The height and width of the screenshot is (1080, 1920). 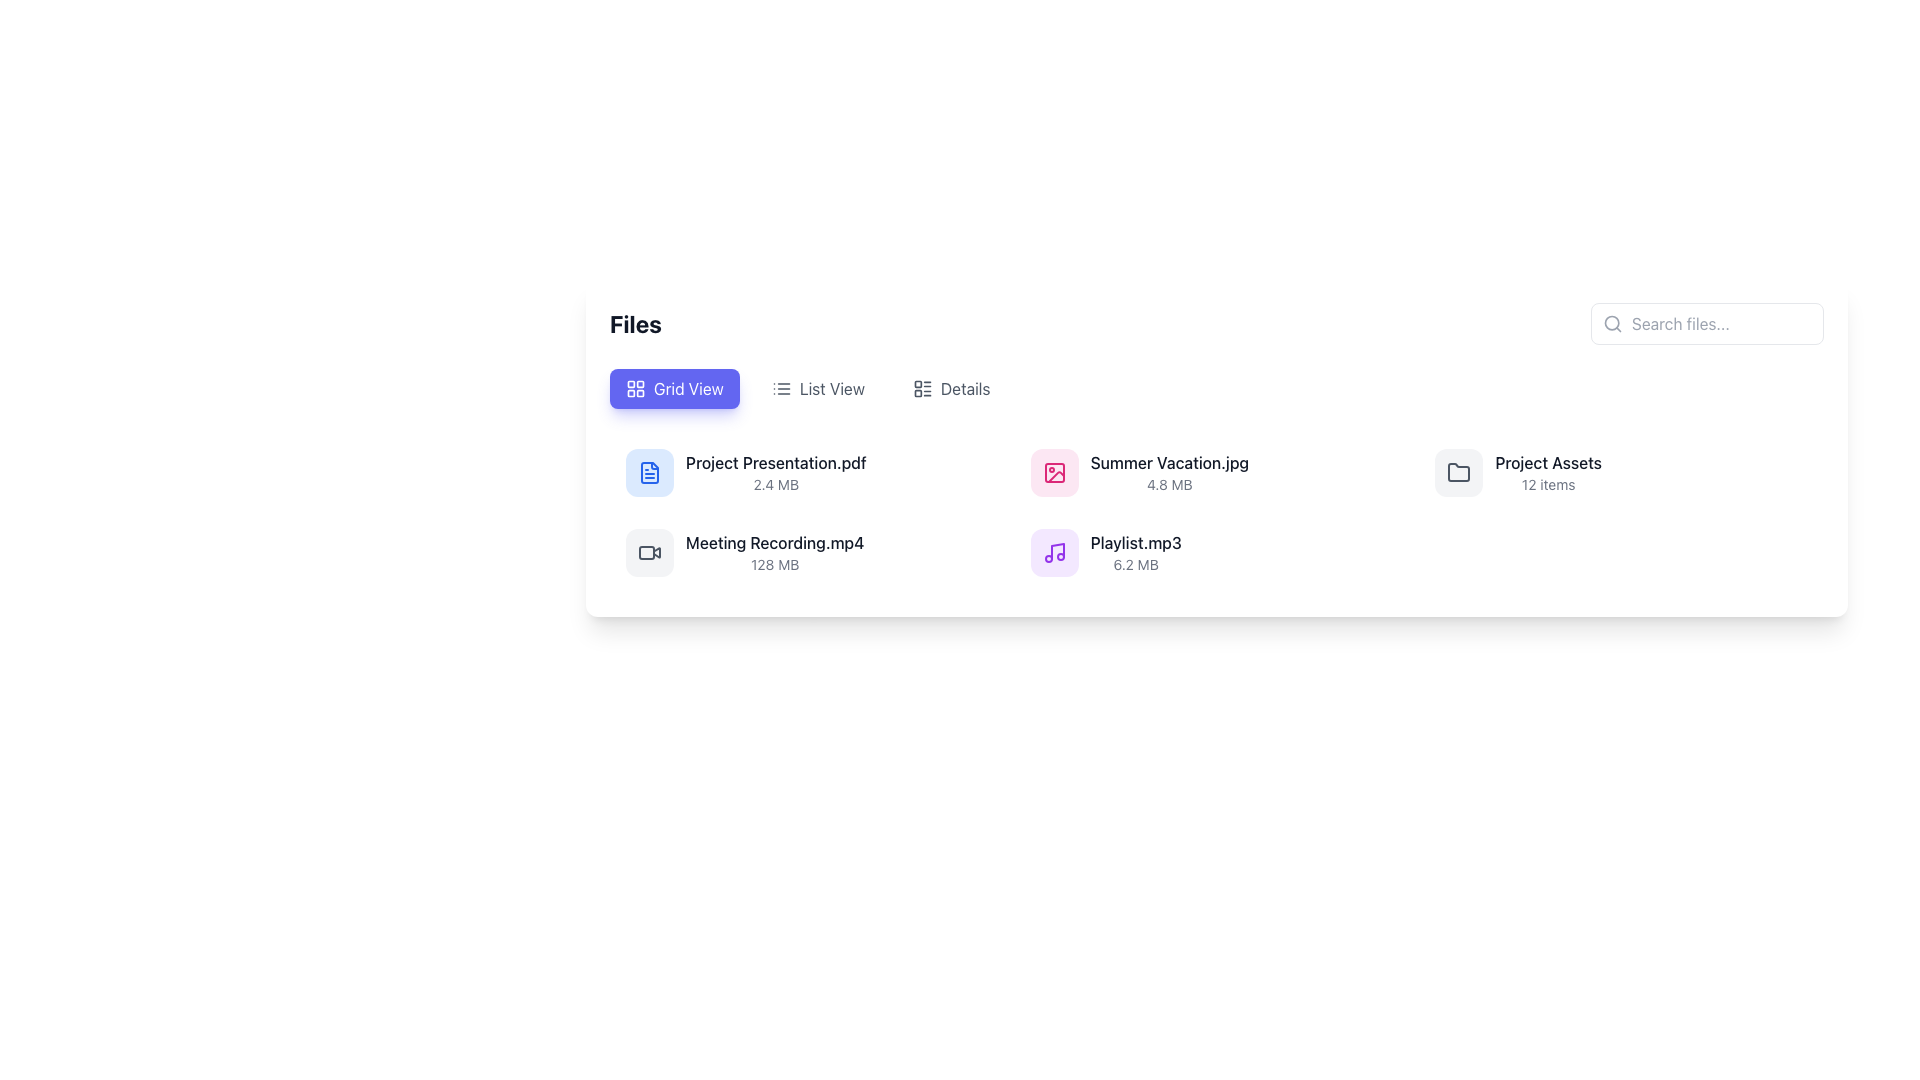 What do you see at coordinates (775, 485) in the screenshot?
I see `text content of the file size label located directly below 'Project Presentation.pdf' in the grid view layout` at bounding box center [775, 485].